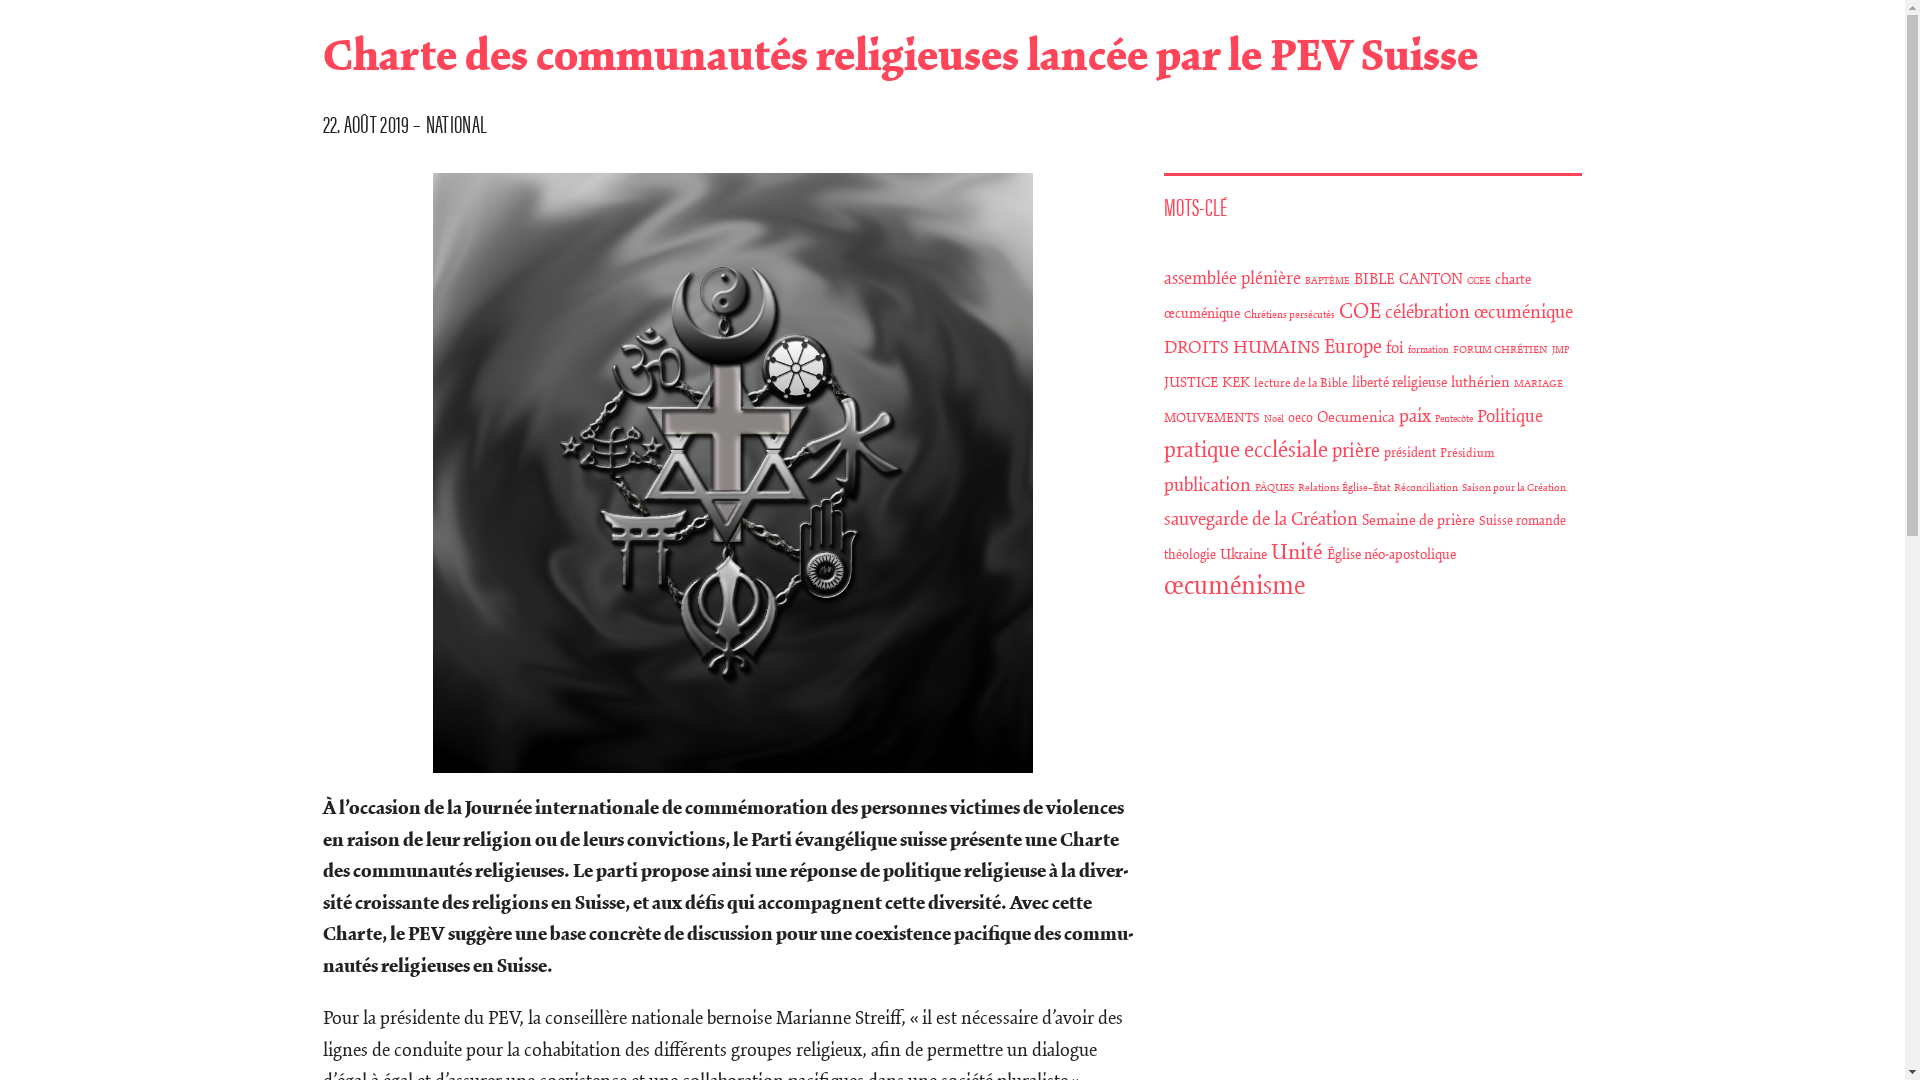 This screenshot has width=1920, height=1080. Describe the element at coordinates (1477, 415) in the screenshot. I see `'Politique'` at that location.